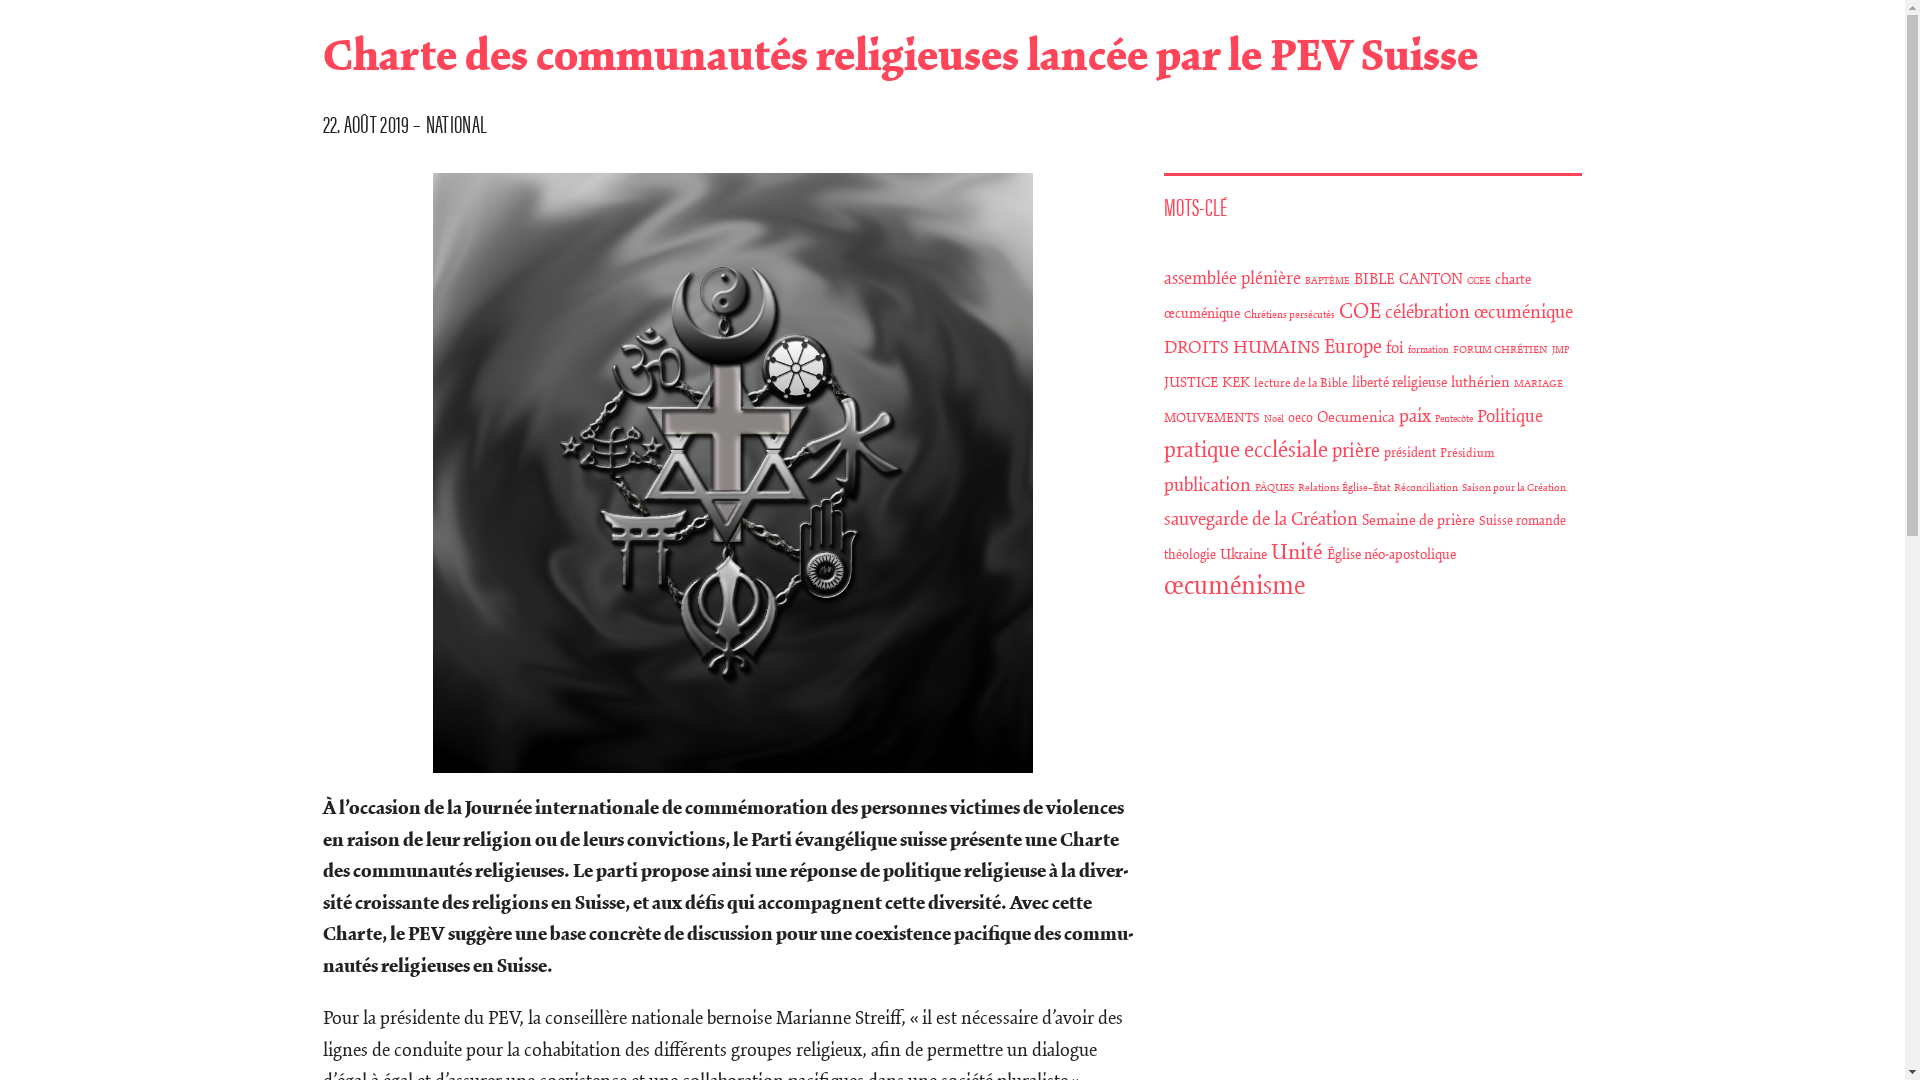 This screenshot has width=1920, height=1080. Describe the element at coordinates (1477, 415) in the screenshot. I see `'Politique'` at that location.